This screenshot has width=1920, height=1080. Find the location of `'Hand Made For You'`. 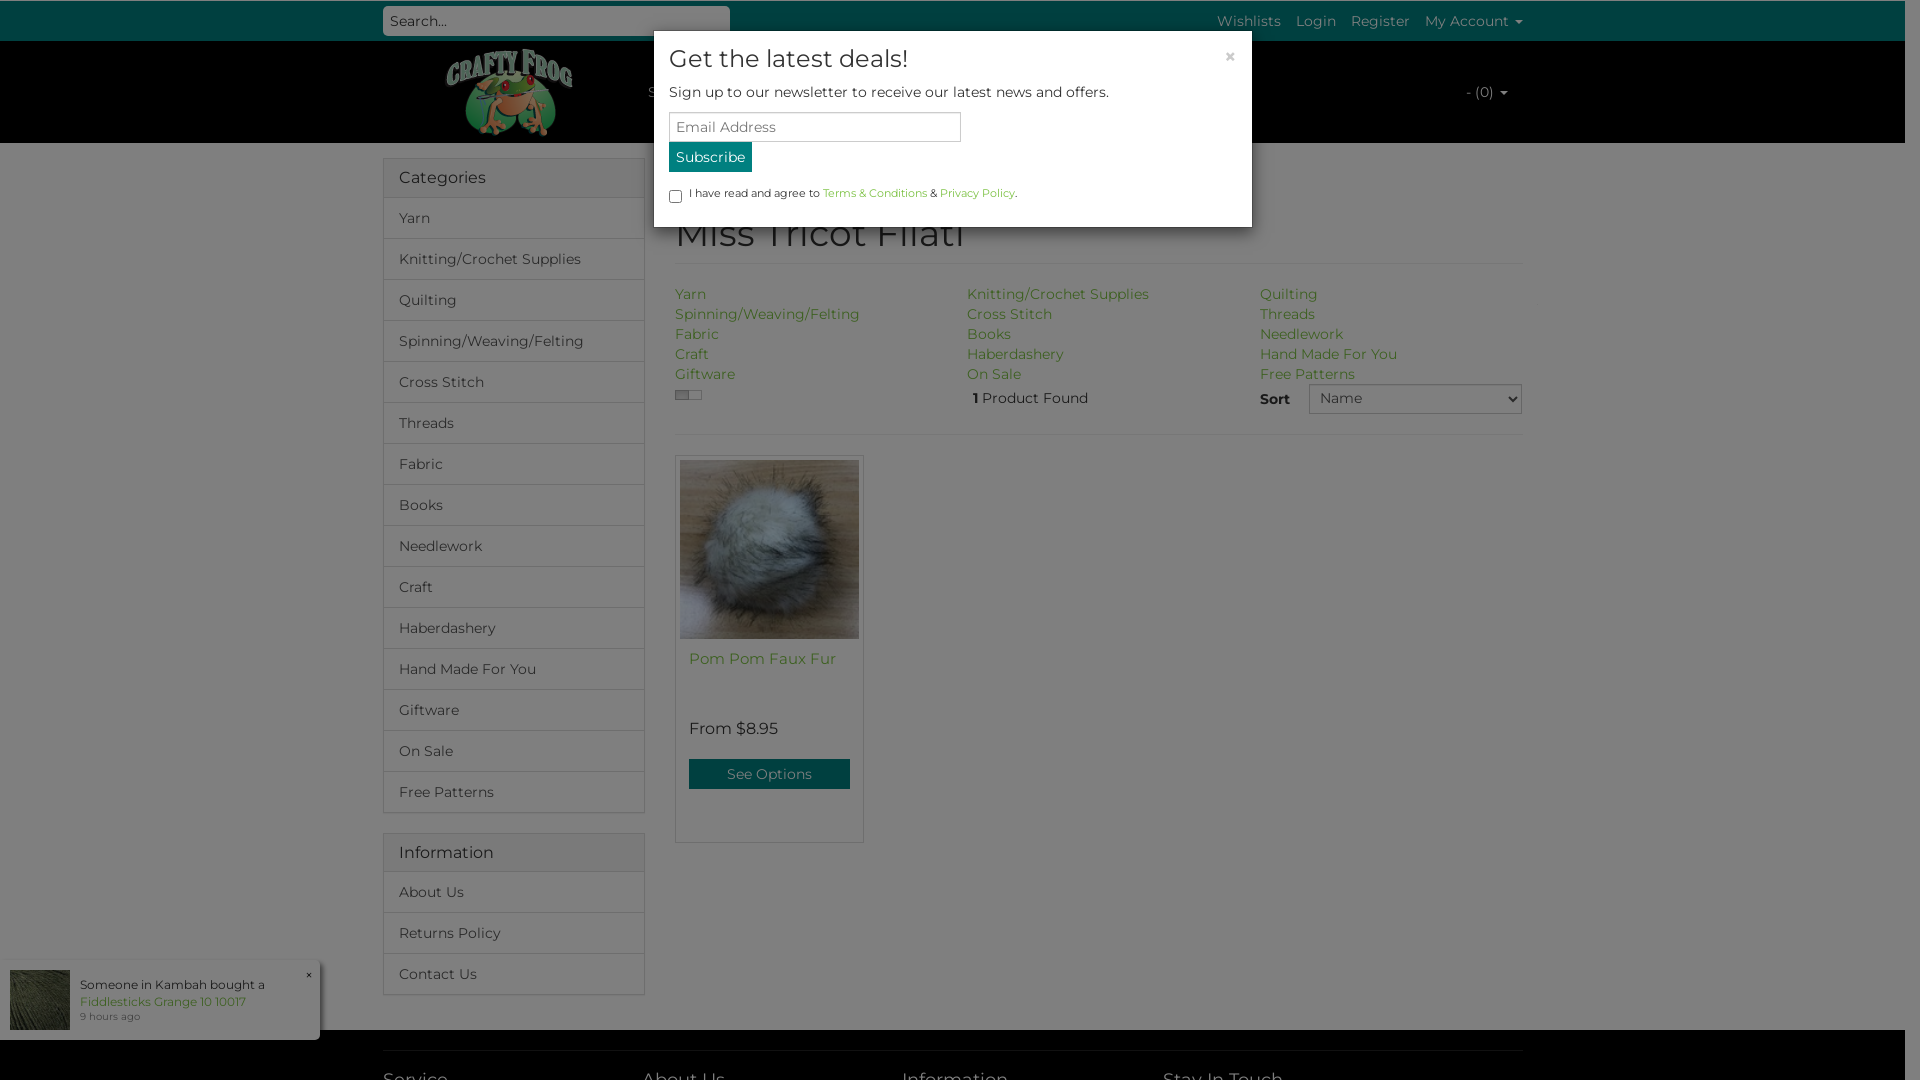

'Hand Made For You' is located at coordinates (514, 668).